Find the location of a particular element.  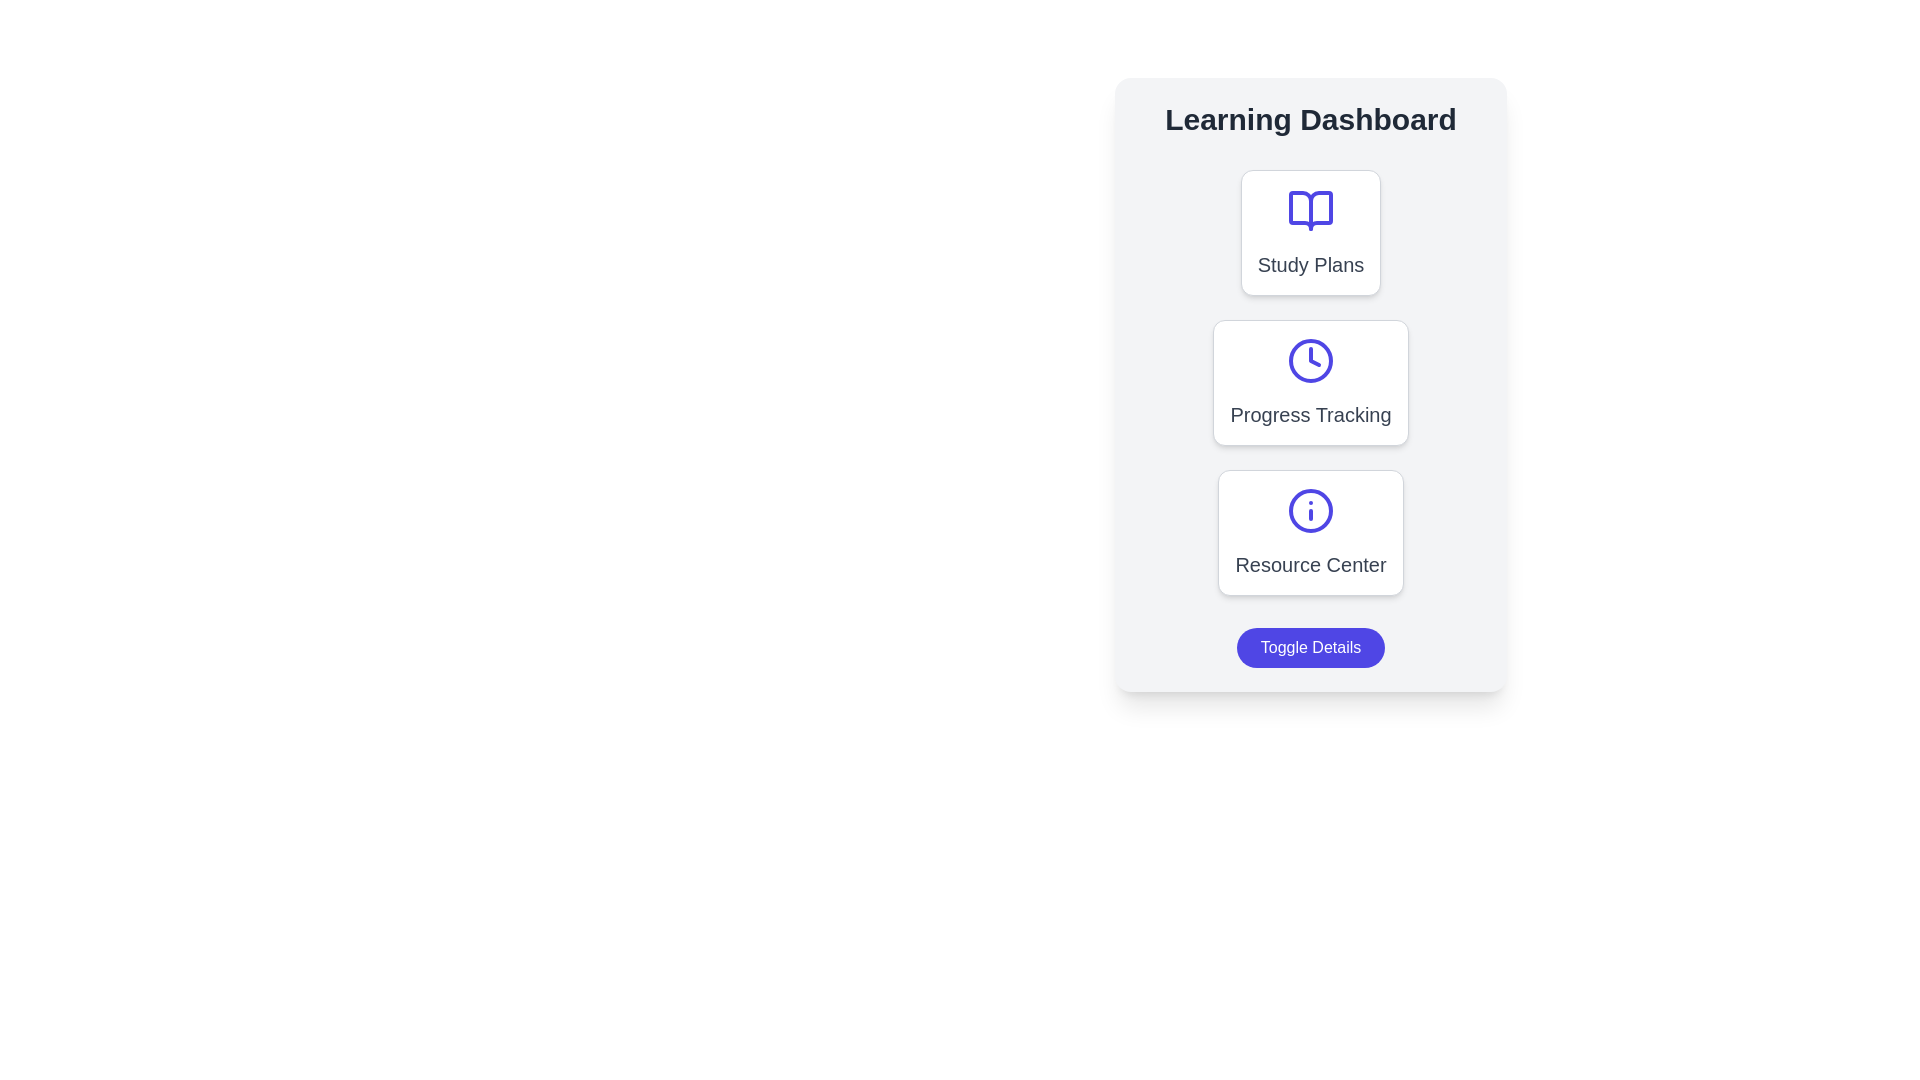

the information icon in the Resource Center section of the Learning Dashboard to use it as a visual reference is located at coordinates (1310, 509).